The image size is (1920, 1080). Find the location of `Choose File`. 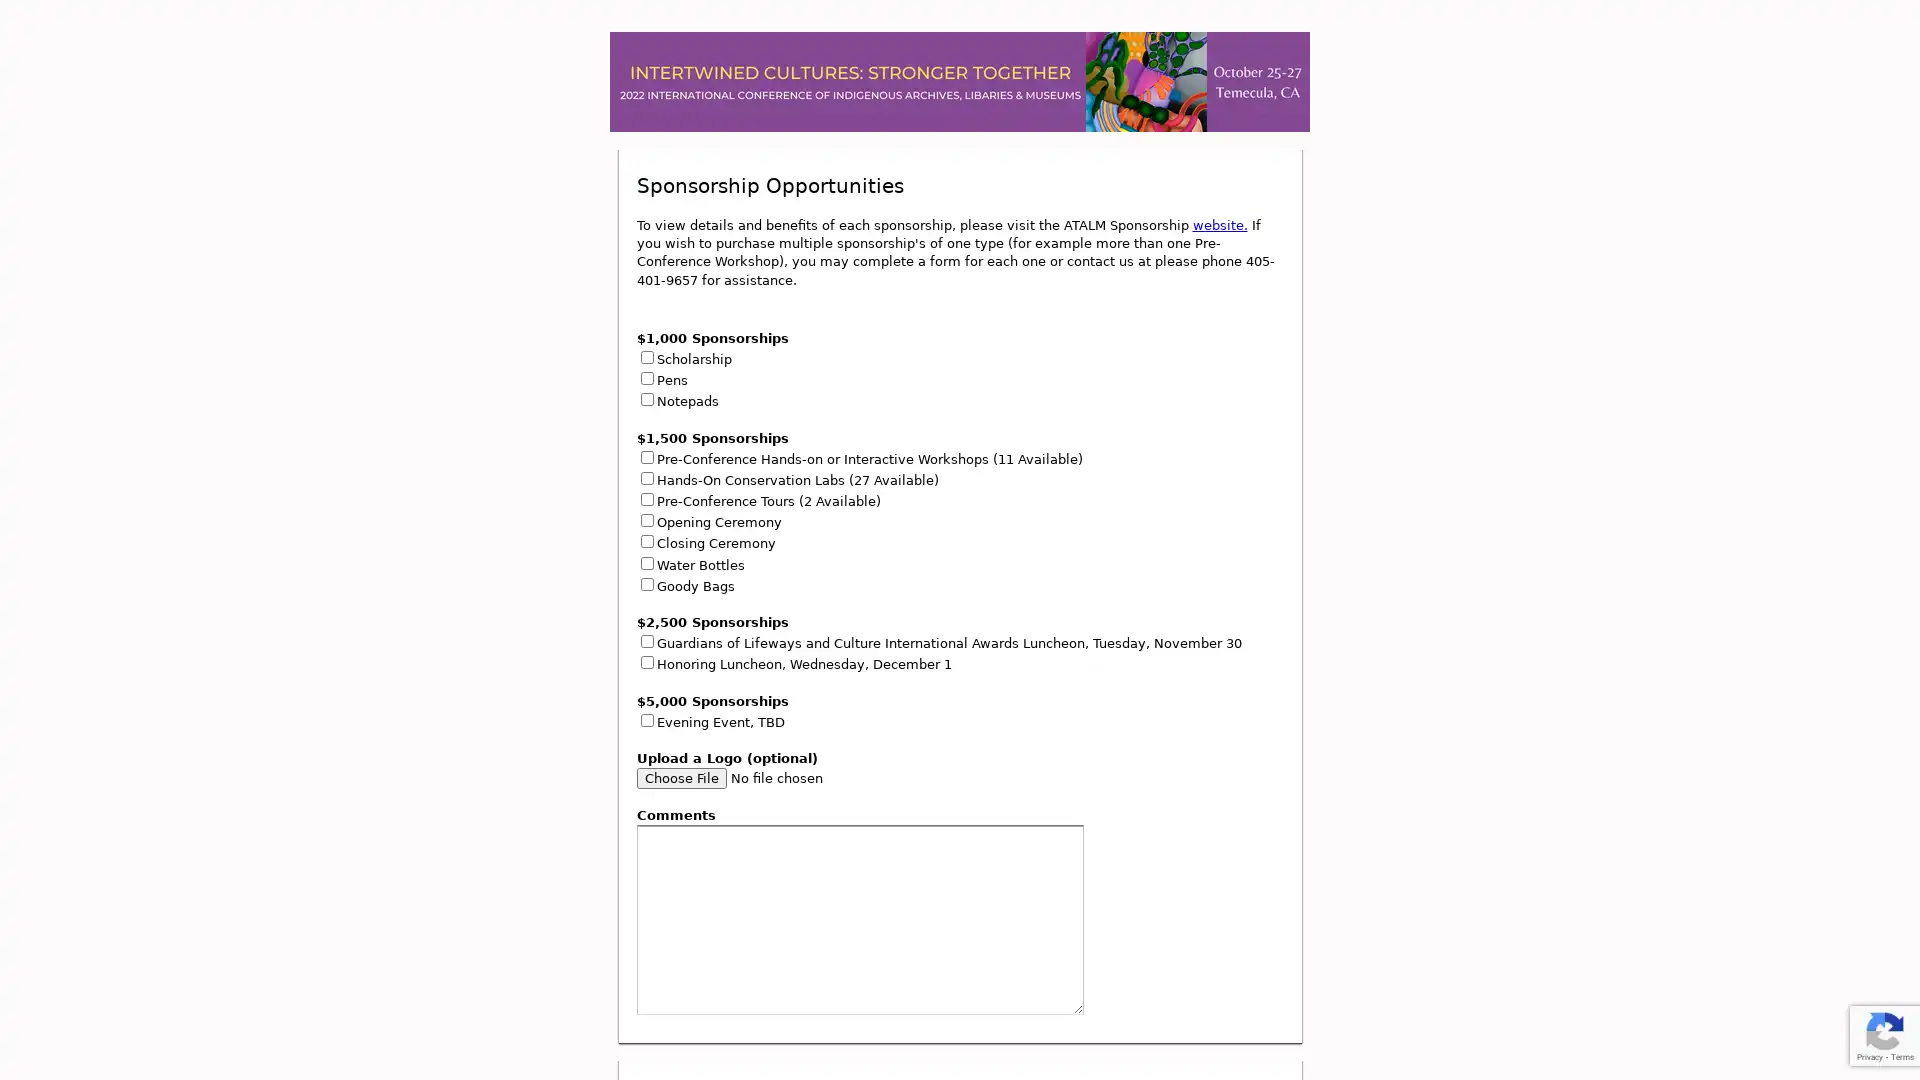

Choose File is located at coordinates (681, 777).